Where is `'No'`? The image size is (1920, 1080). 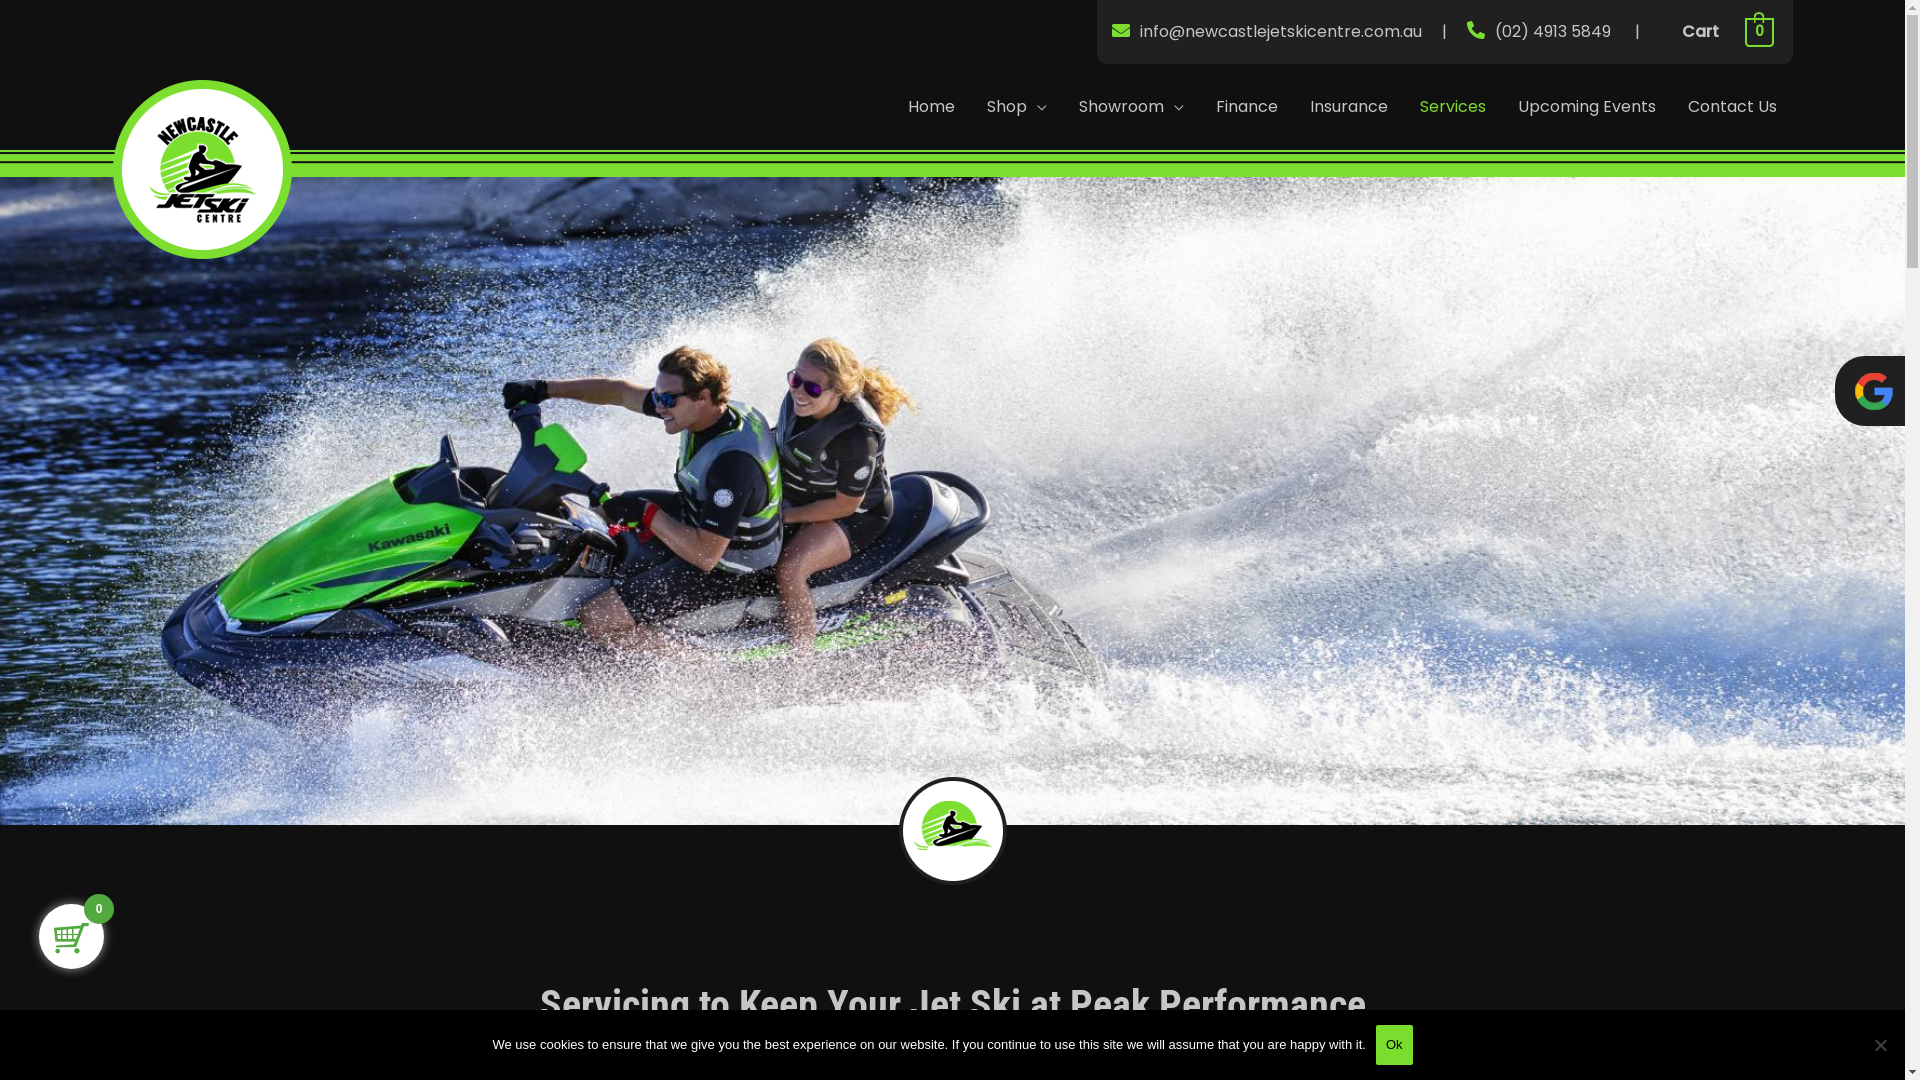
'No' is located at coordinates (1879, 1044).